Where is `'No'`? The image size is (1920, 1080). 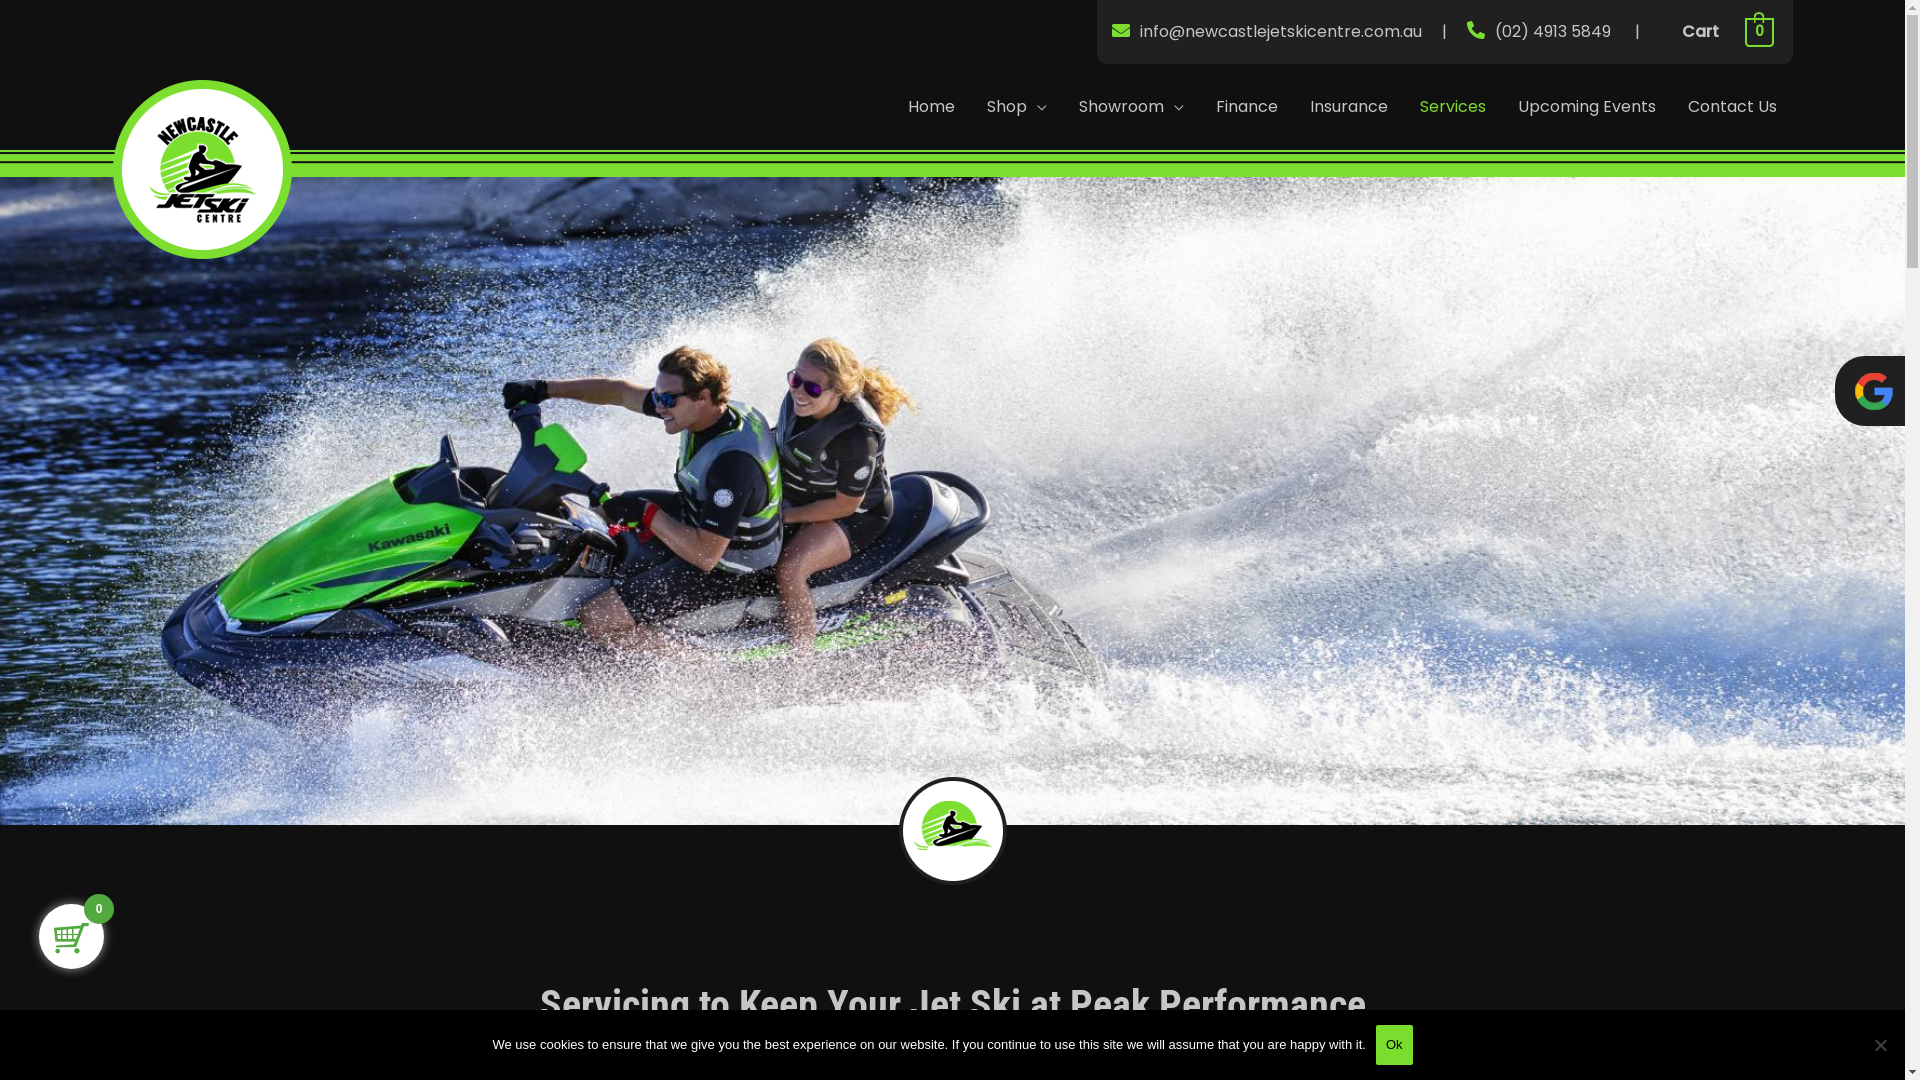
'No' is located at coordinates (1879, 1044).